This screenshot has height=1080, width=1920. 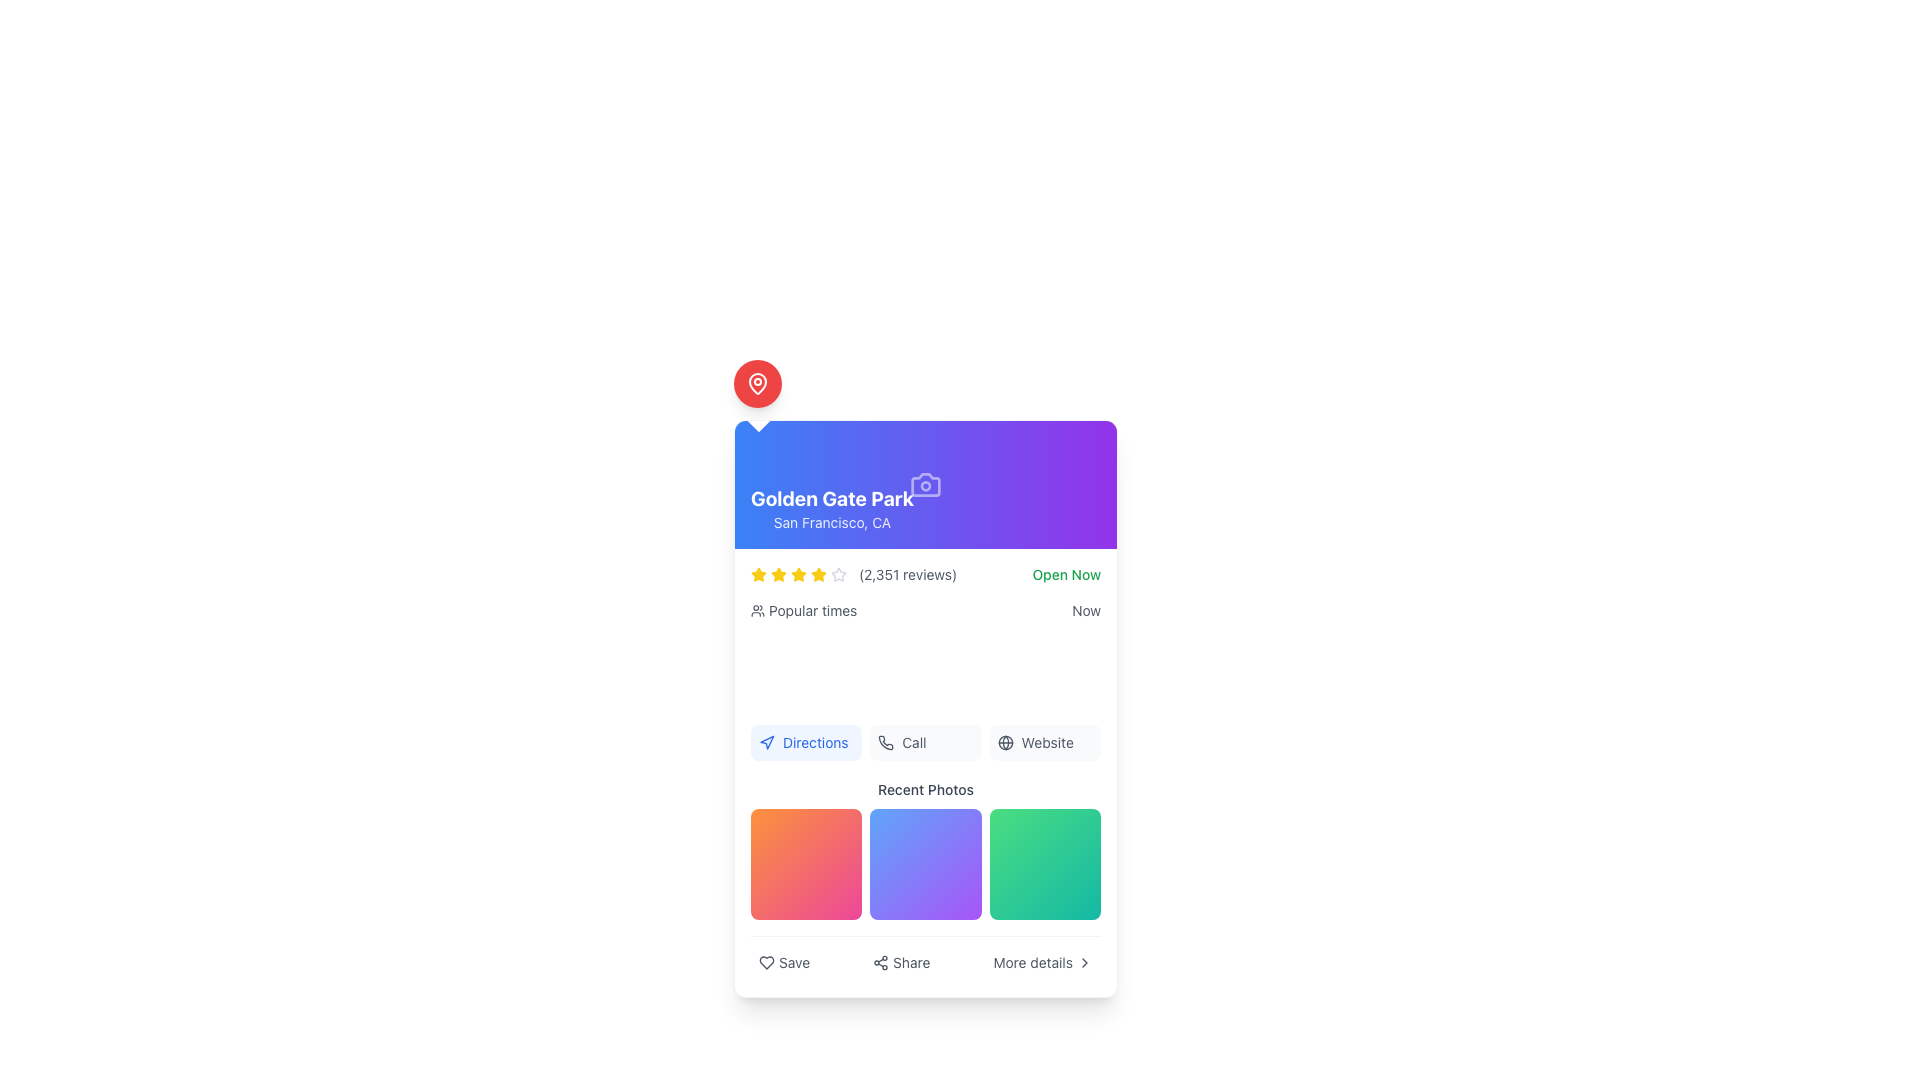 I want to click on text block displaying the title 'Golden Gate Park' and subtitle 'San Francisco, CA' located near the top left of the rectangle with a gradient background, so click(x=832, y=508).